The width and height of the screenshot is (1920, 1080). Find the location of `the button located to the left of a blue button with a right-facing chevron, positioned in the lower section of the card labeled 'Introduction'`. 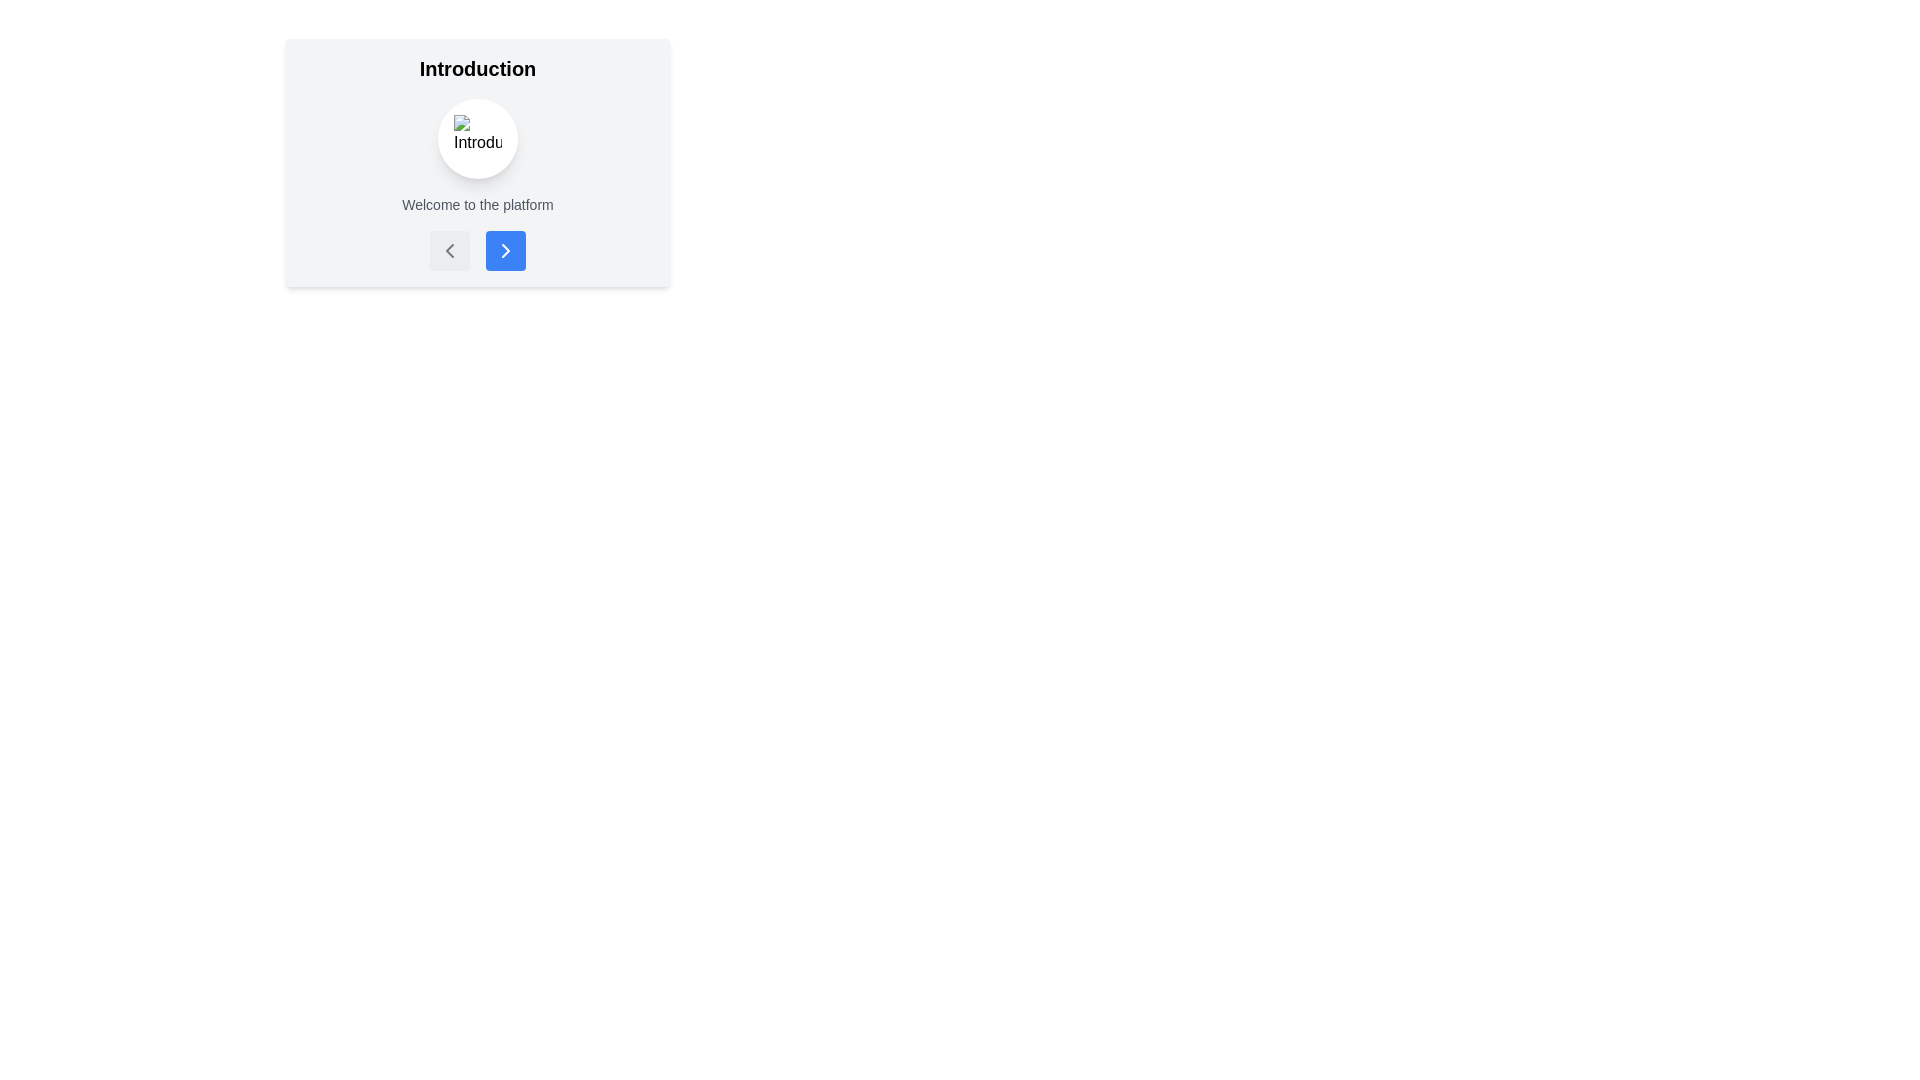

the button located to the left of a blue button with a right-facing chevron, positioned in the lower section of the card labeled 'Introduction' is located at coordinates (449, 249).